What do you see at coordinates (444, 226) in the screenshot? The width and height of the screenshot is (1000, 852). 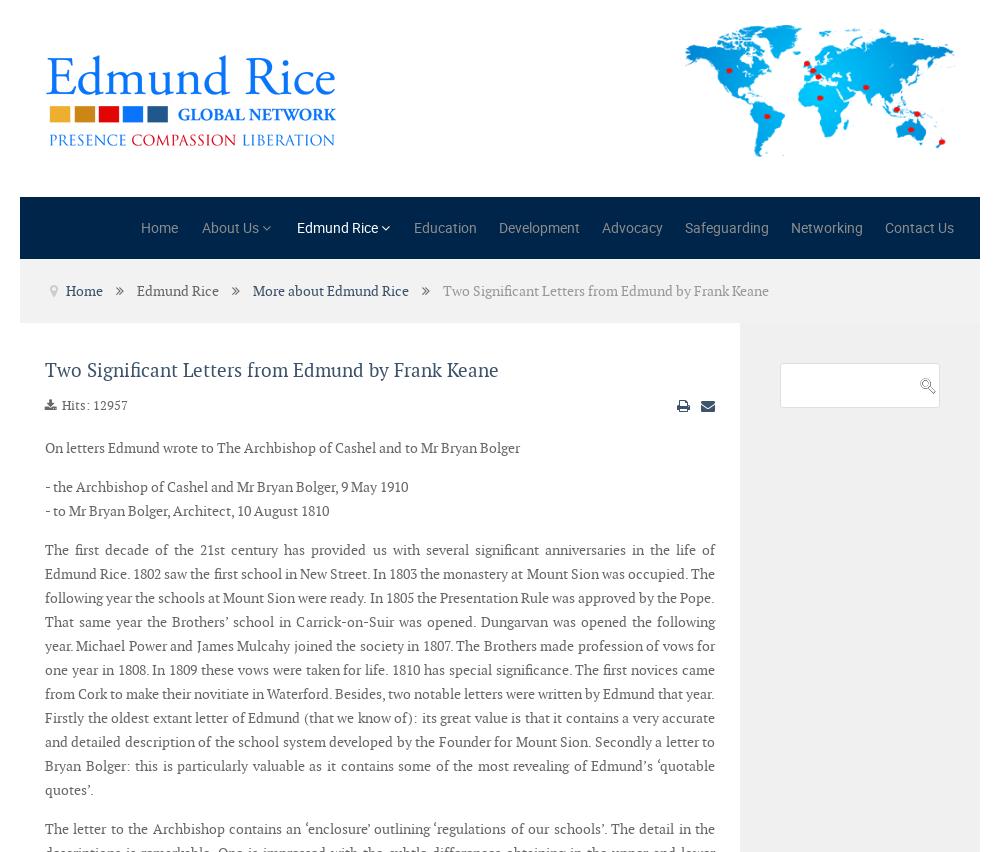 I see `'Education'` at bounding box center [444, 226].